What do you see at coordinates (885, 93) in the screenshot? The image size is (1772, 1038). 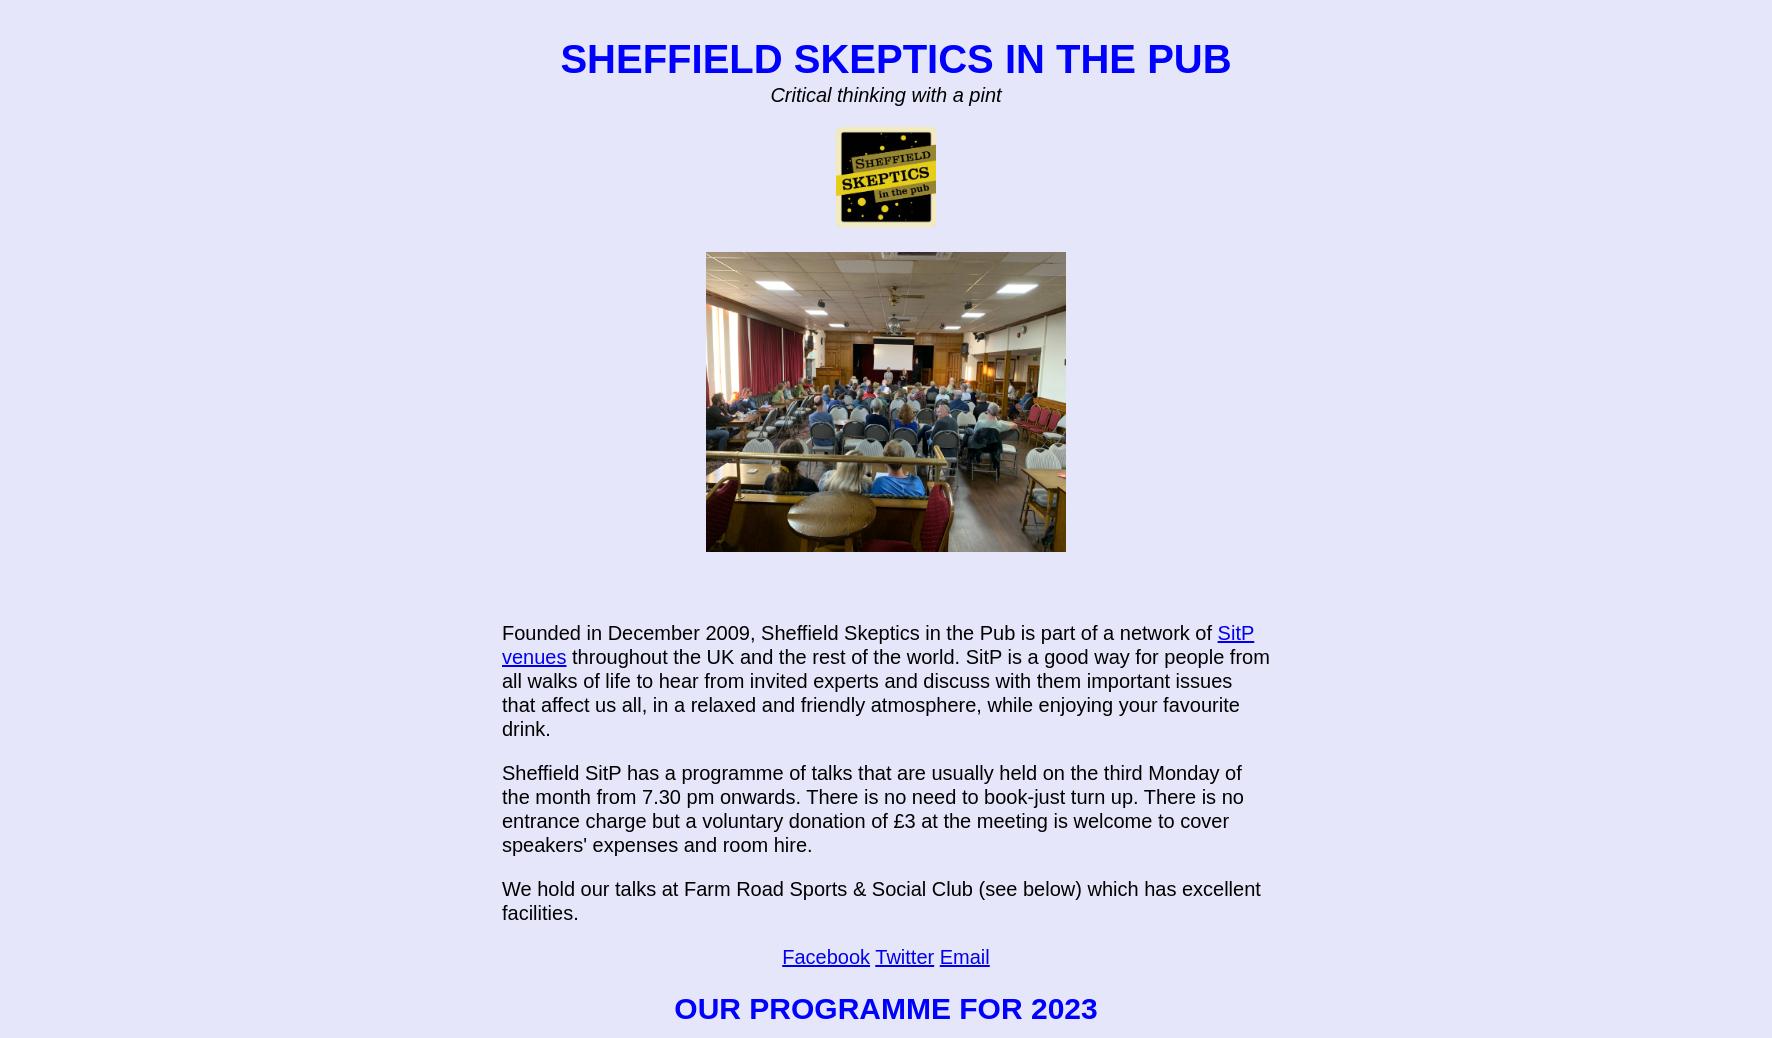 I see `'Critical thinking with a pint'` at bounding box center [885, 93].